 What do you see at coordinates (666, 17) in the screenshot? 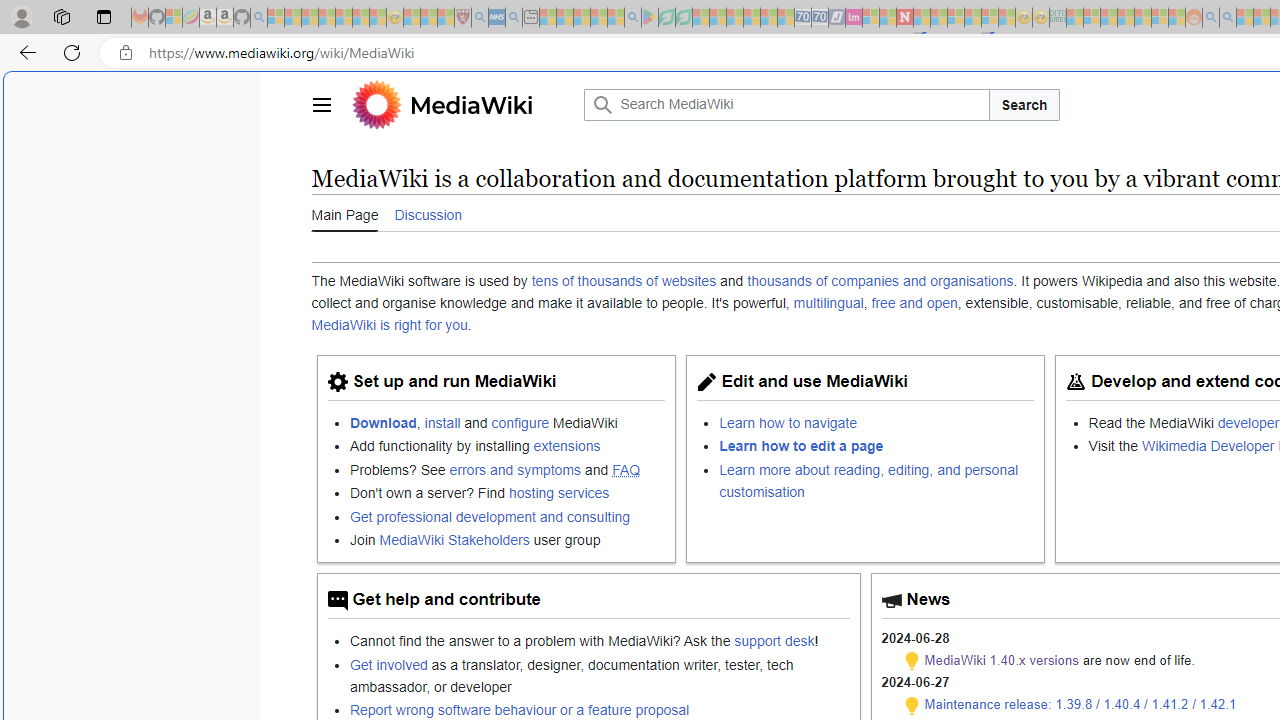
I see `'Terms of Use Agreement - Sleeping'` at bounding box center [666, 17].